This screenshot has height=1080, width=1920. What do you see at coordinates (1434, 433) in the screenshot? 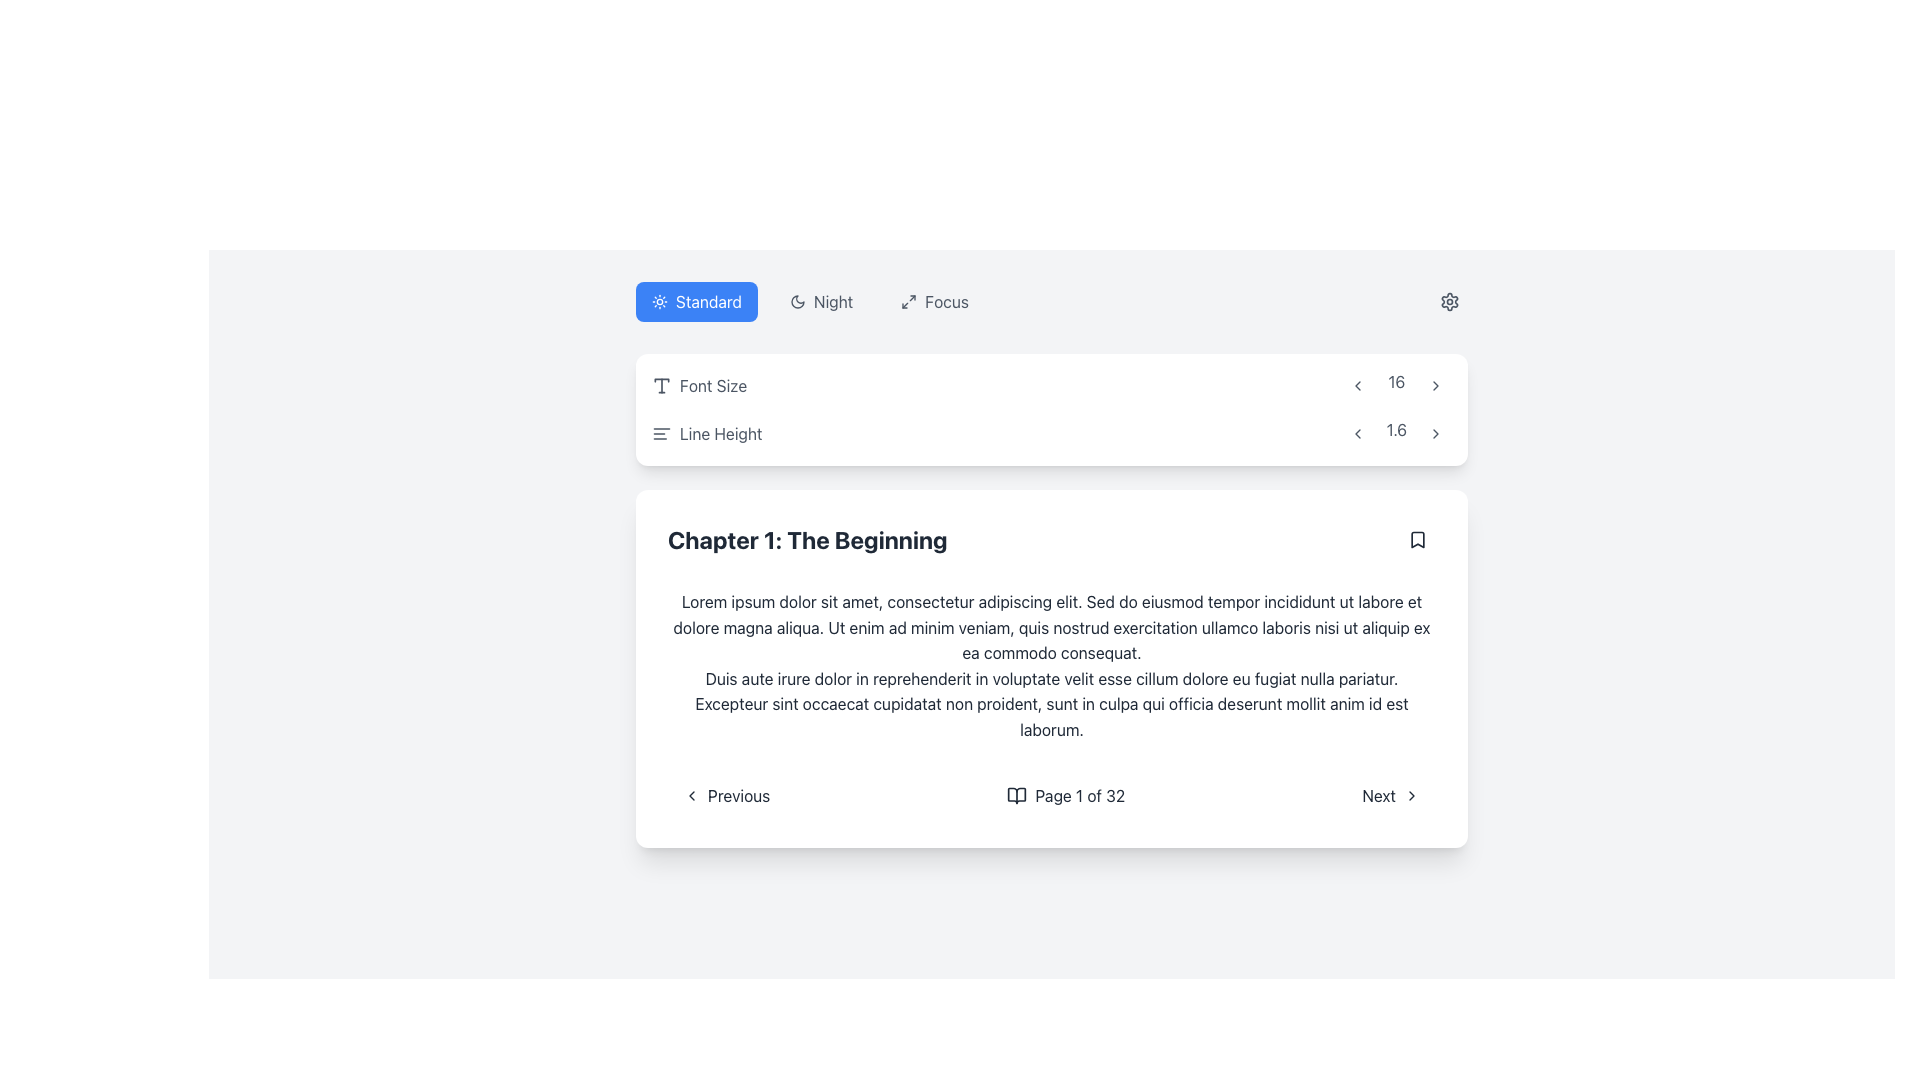
I see `the icon button located in the top right section of the visible panel, adjacent to the '1.6' label, to incrementally adjust the line height setting` at bounding box center [1434, 433].